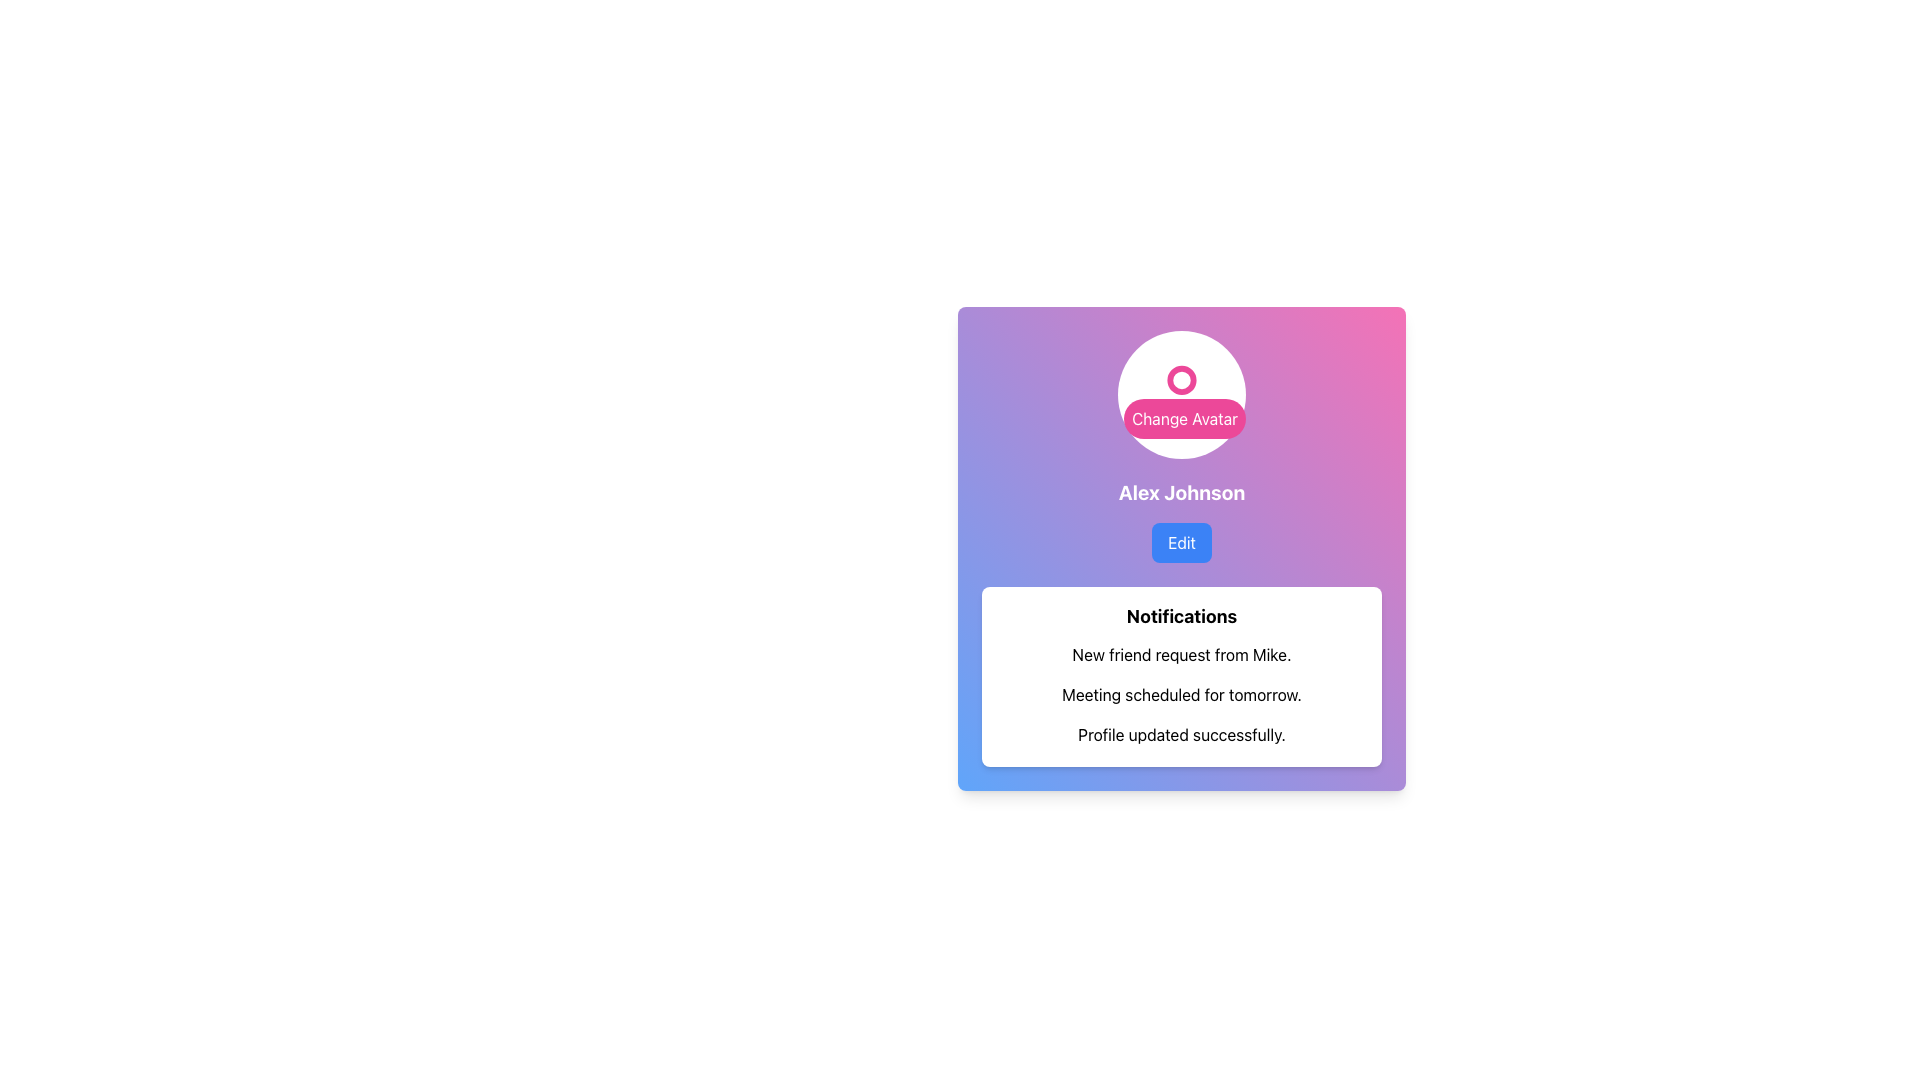  What do you see at coordinates (1181, 693) in the screenshot?
I see `the text label that reads 'Meeting scheduled for tomorrow.' which is the second notification in the list of notifications` at bounding box center [1181, 693].